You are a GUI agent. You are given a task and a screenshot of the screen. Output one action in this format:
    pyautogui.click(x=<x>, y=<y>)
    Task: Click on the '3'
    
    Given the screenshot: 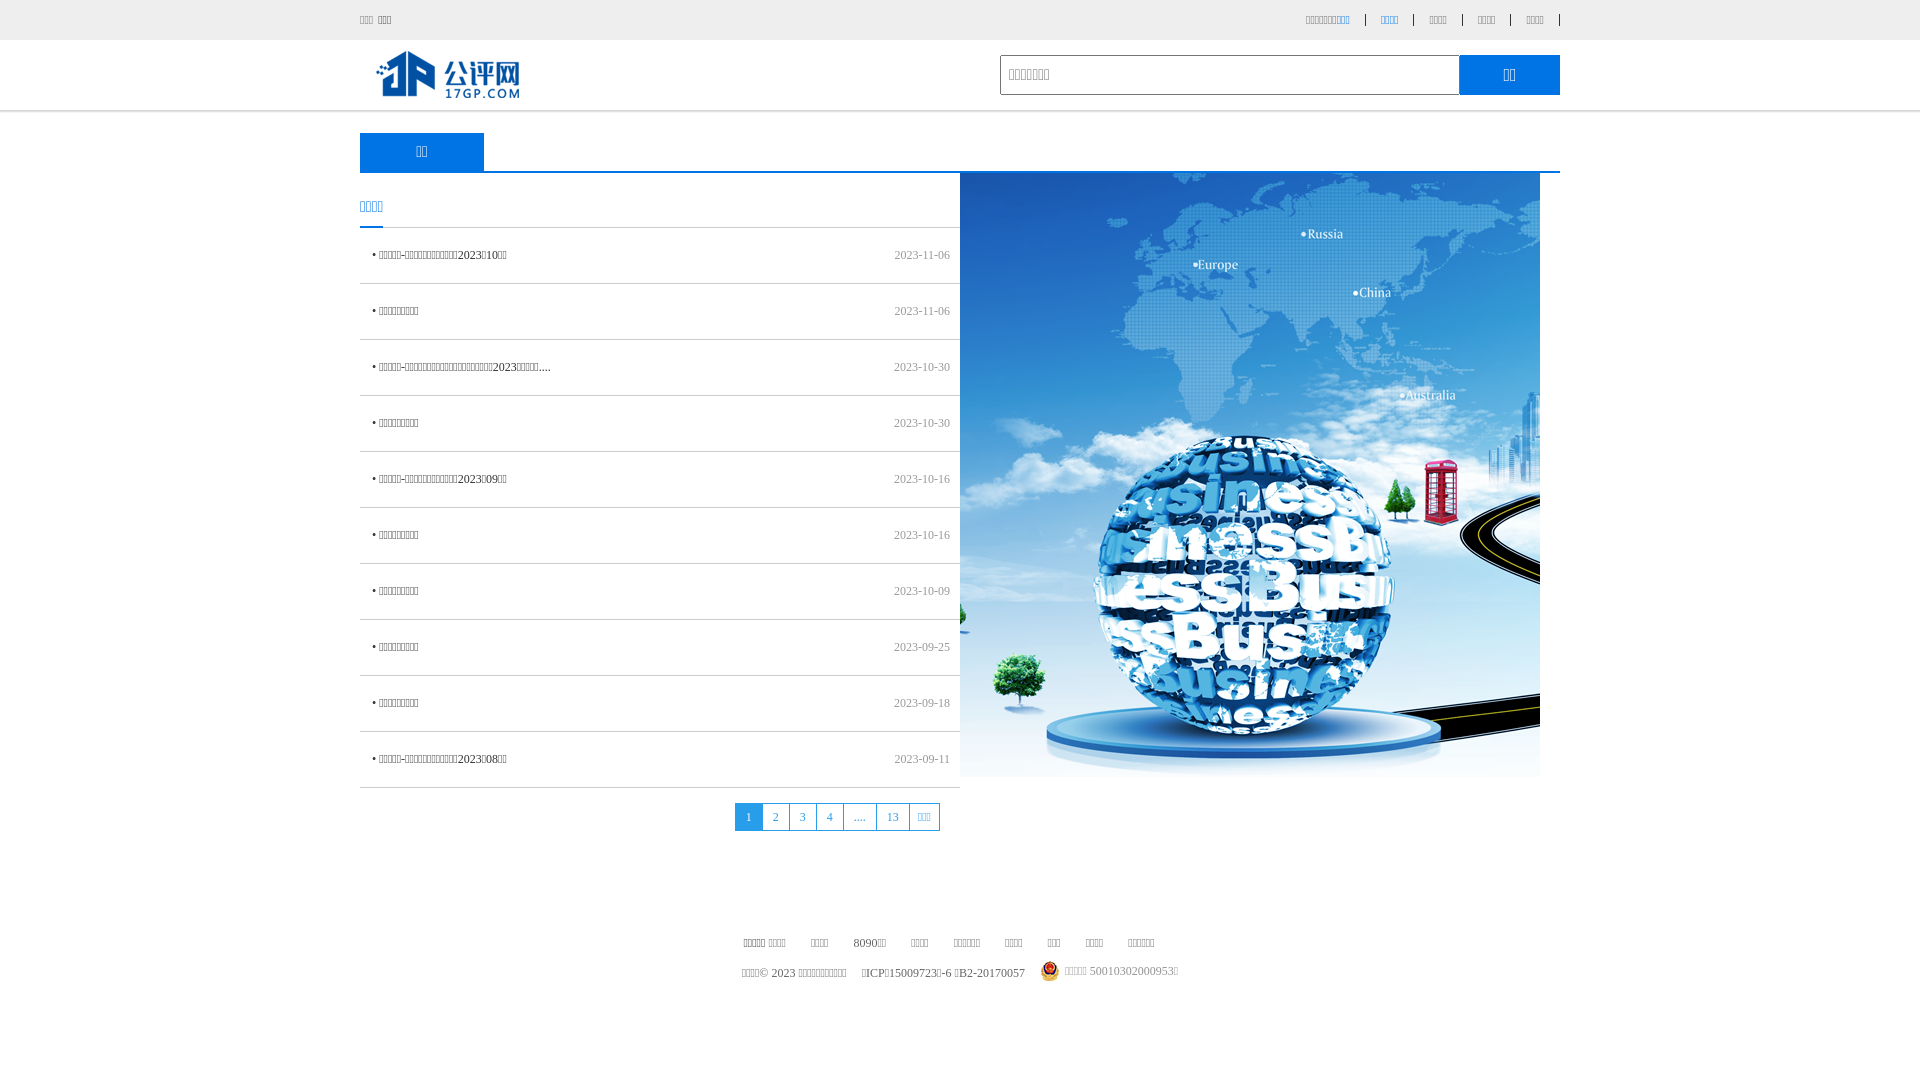 What is the action you would take?
    pyautogui.click(x=787, y=817)
    